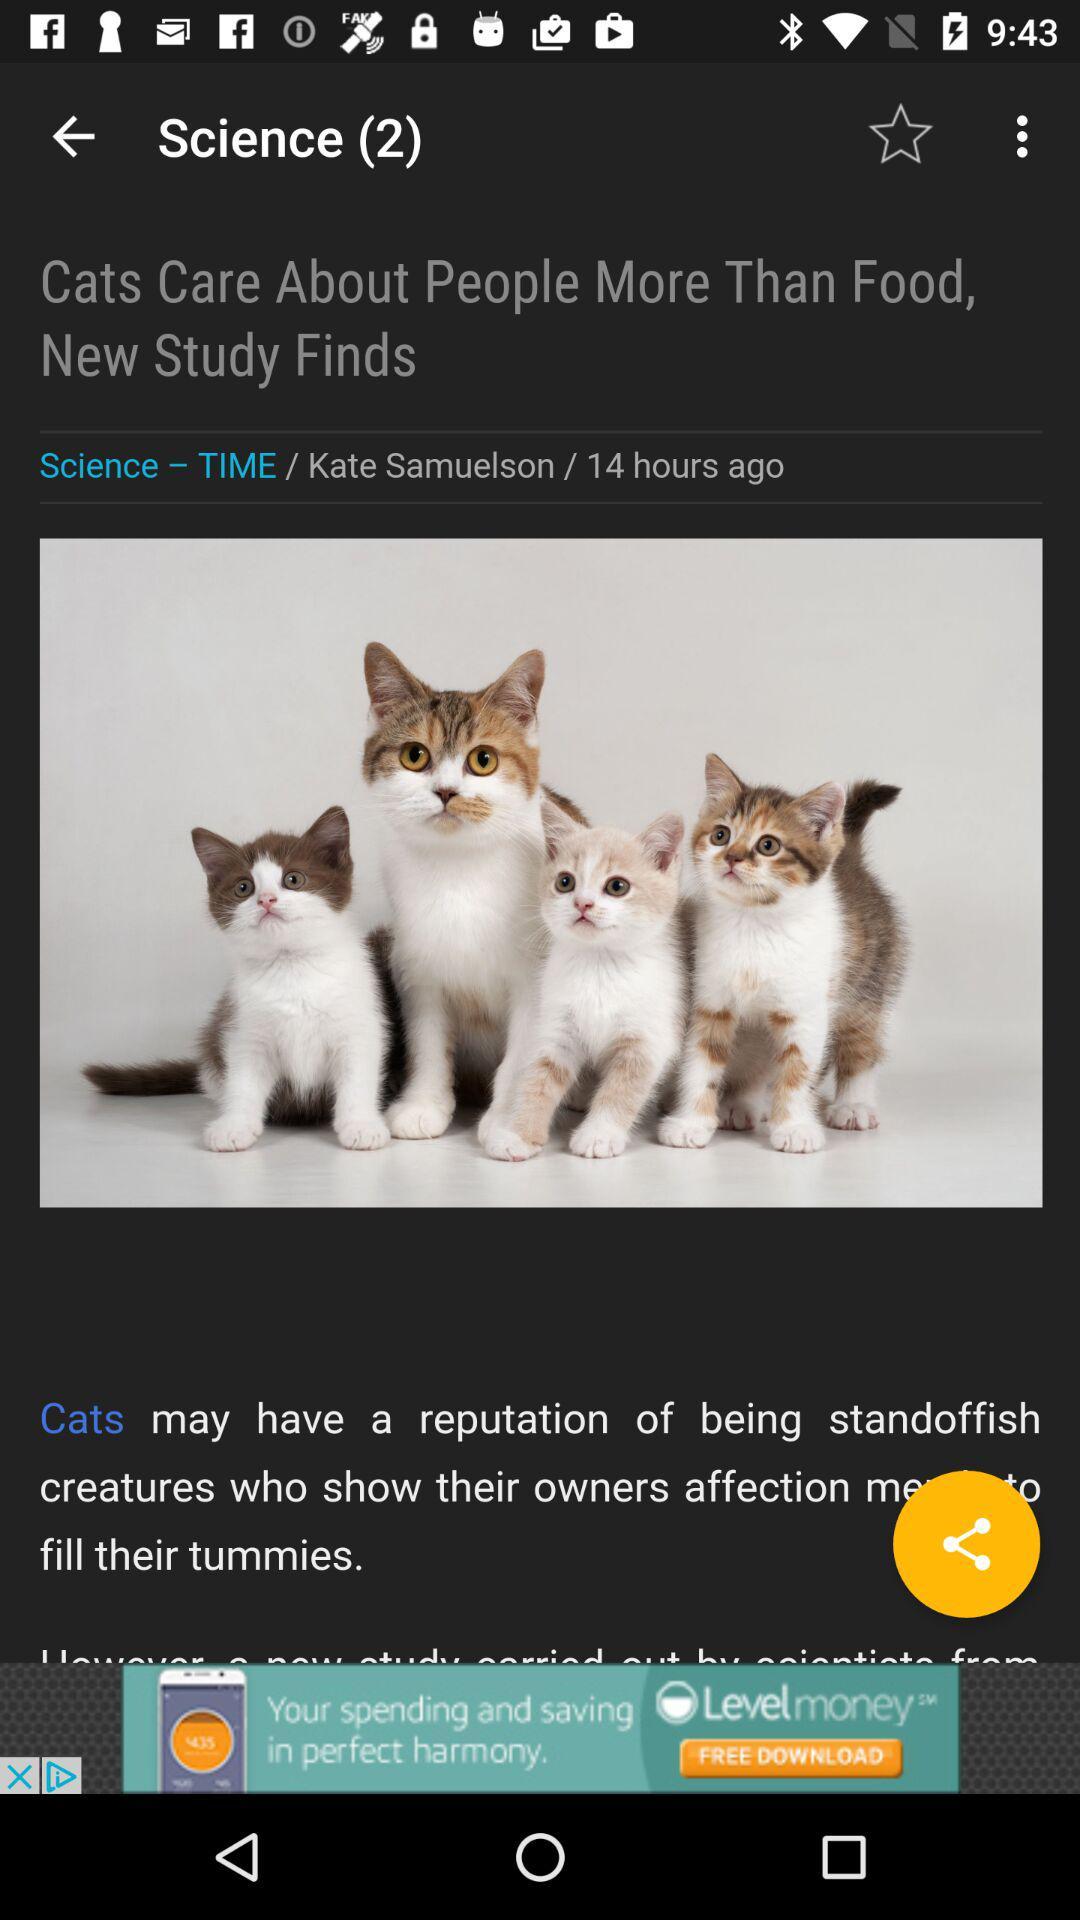 The width and height of the screenshot is (1080, 1920). I want to click on page, so click(965, 1543).